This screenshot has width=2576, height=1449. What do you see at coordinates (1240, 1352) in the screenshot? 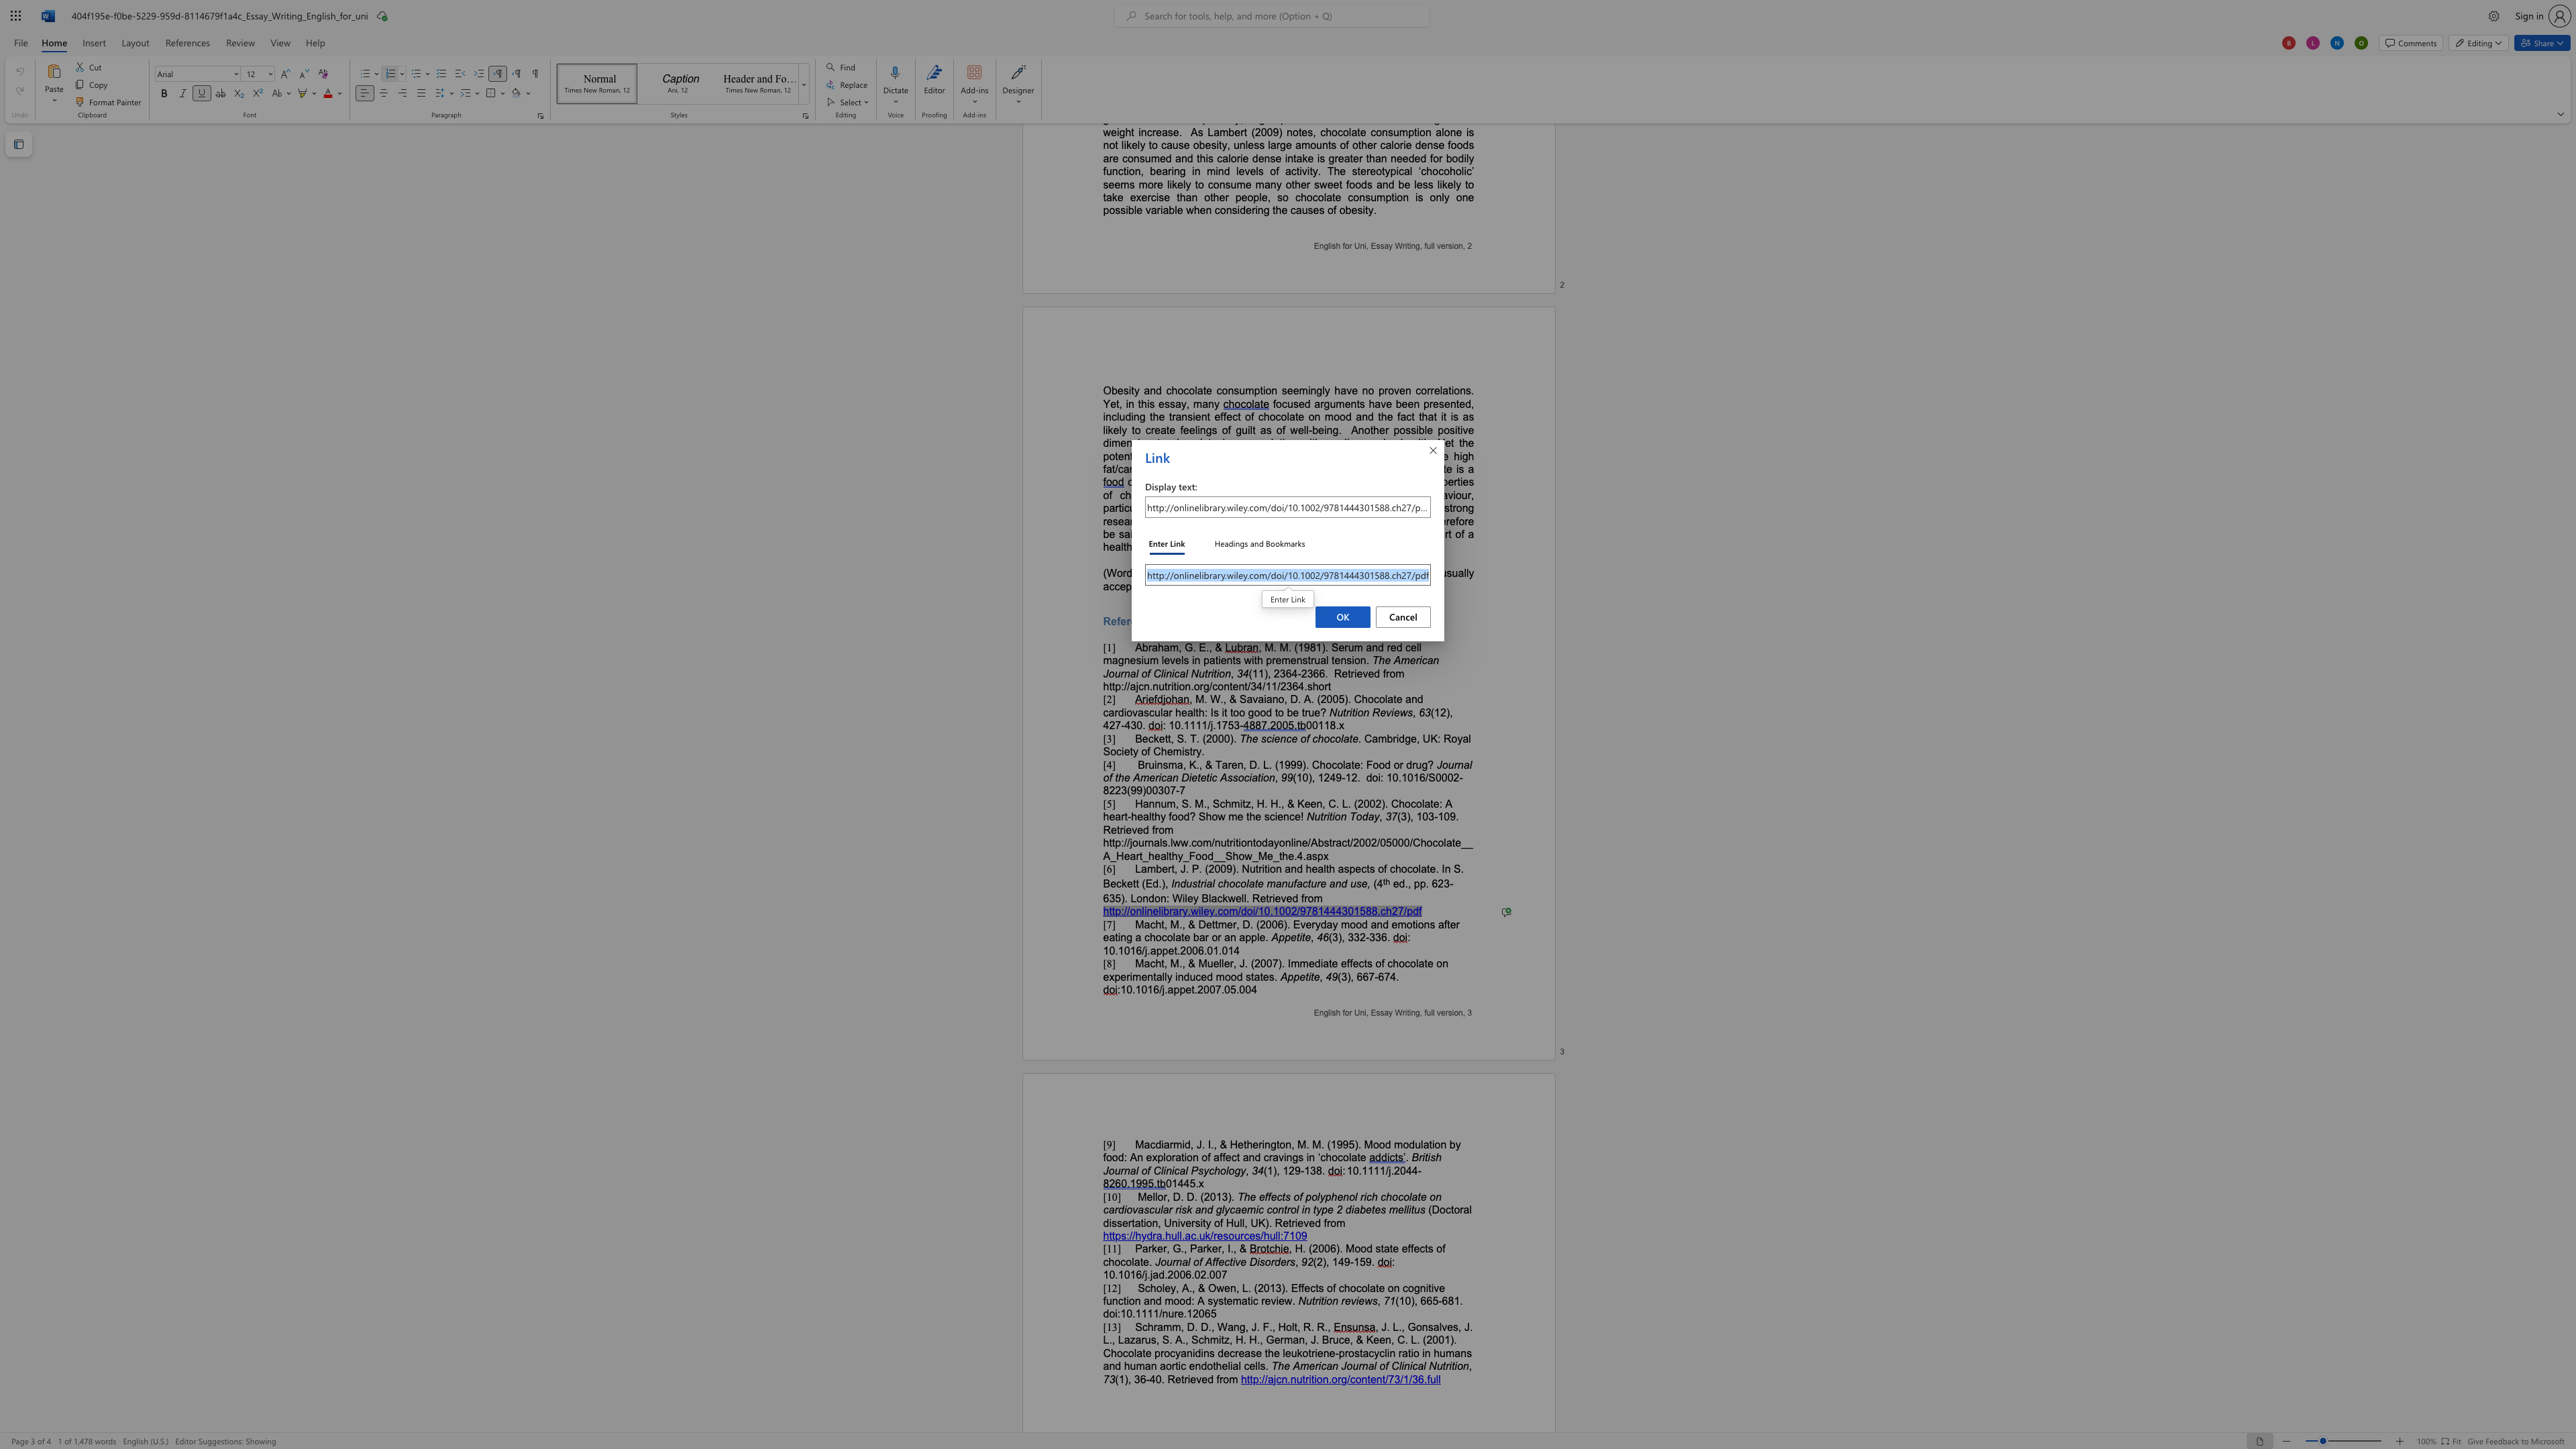
I see `the 8th character "e" in the text` at bounding box center [1240, 1352].